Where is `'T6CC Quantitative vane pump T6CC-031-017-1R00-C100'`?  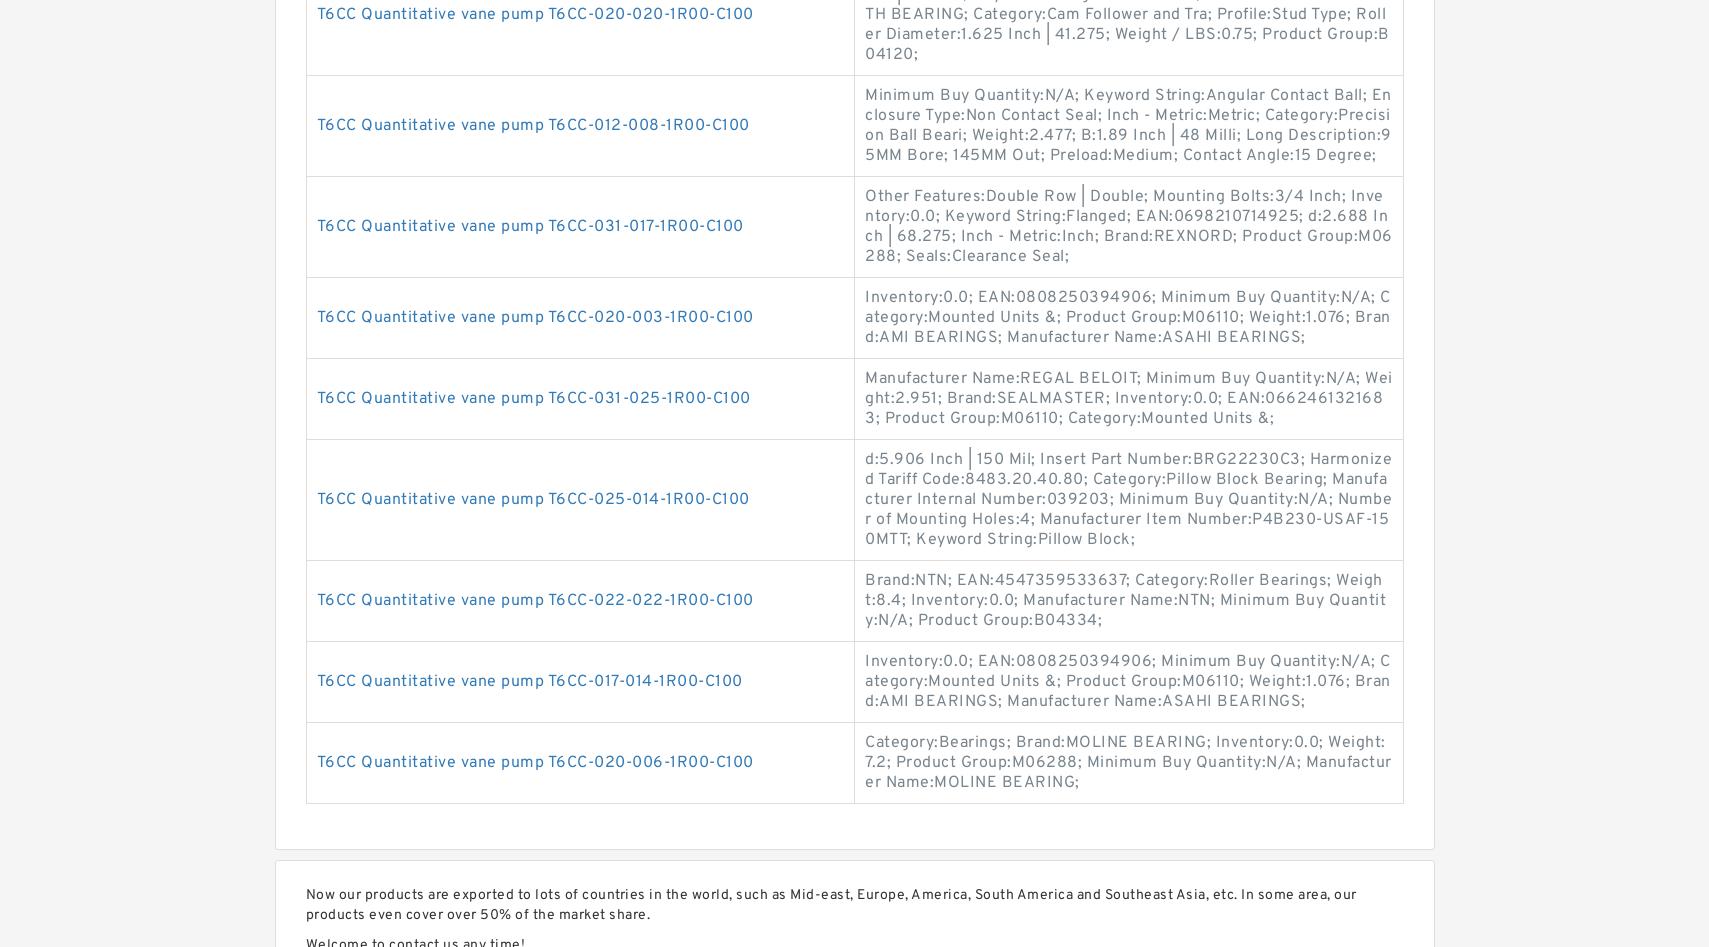
'T6CC Quantitative vane pump T6CC-031-017-1R00-C100' is located at coordinates (528, 226).